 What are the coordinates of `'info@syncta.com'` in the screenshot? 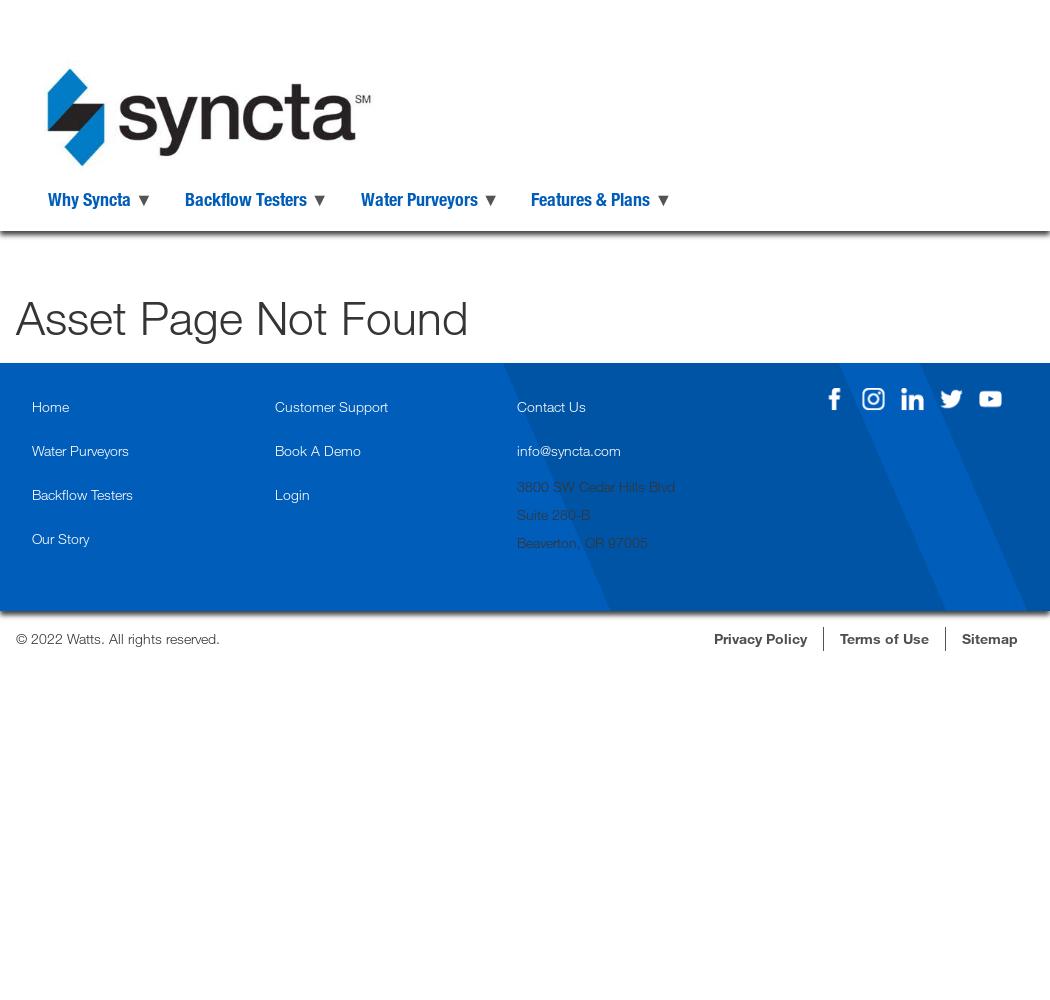 It's located at (567, 448).